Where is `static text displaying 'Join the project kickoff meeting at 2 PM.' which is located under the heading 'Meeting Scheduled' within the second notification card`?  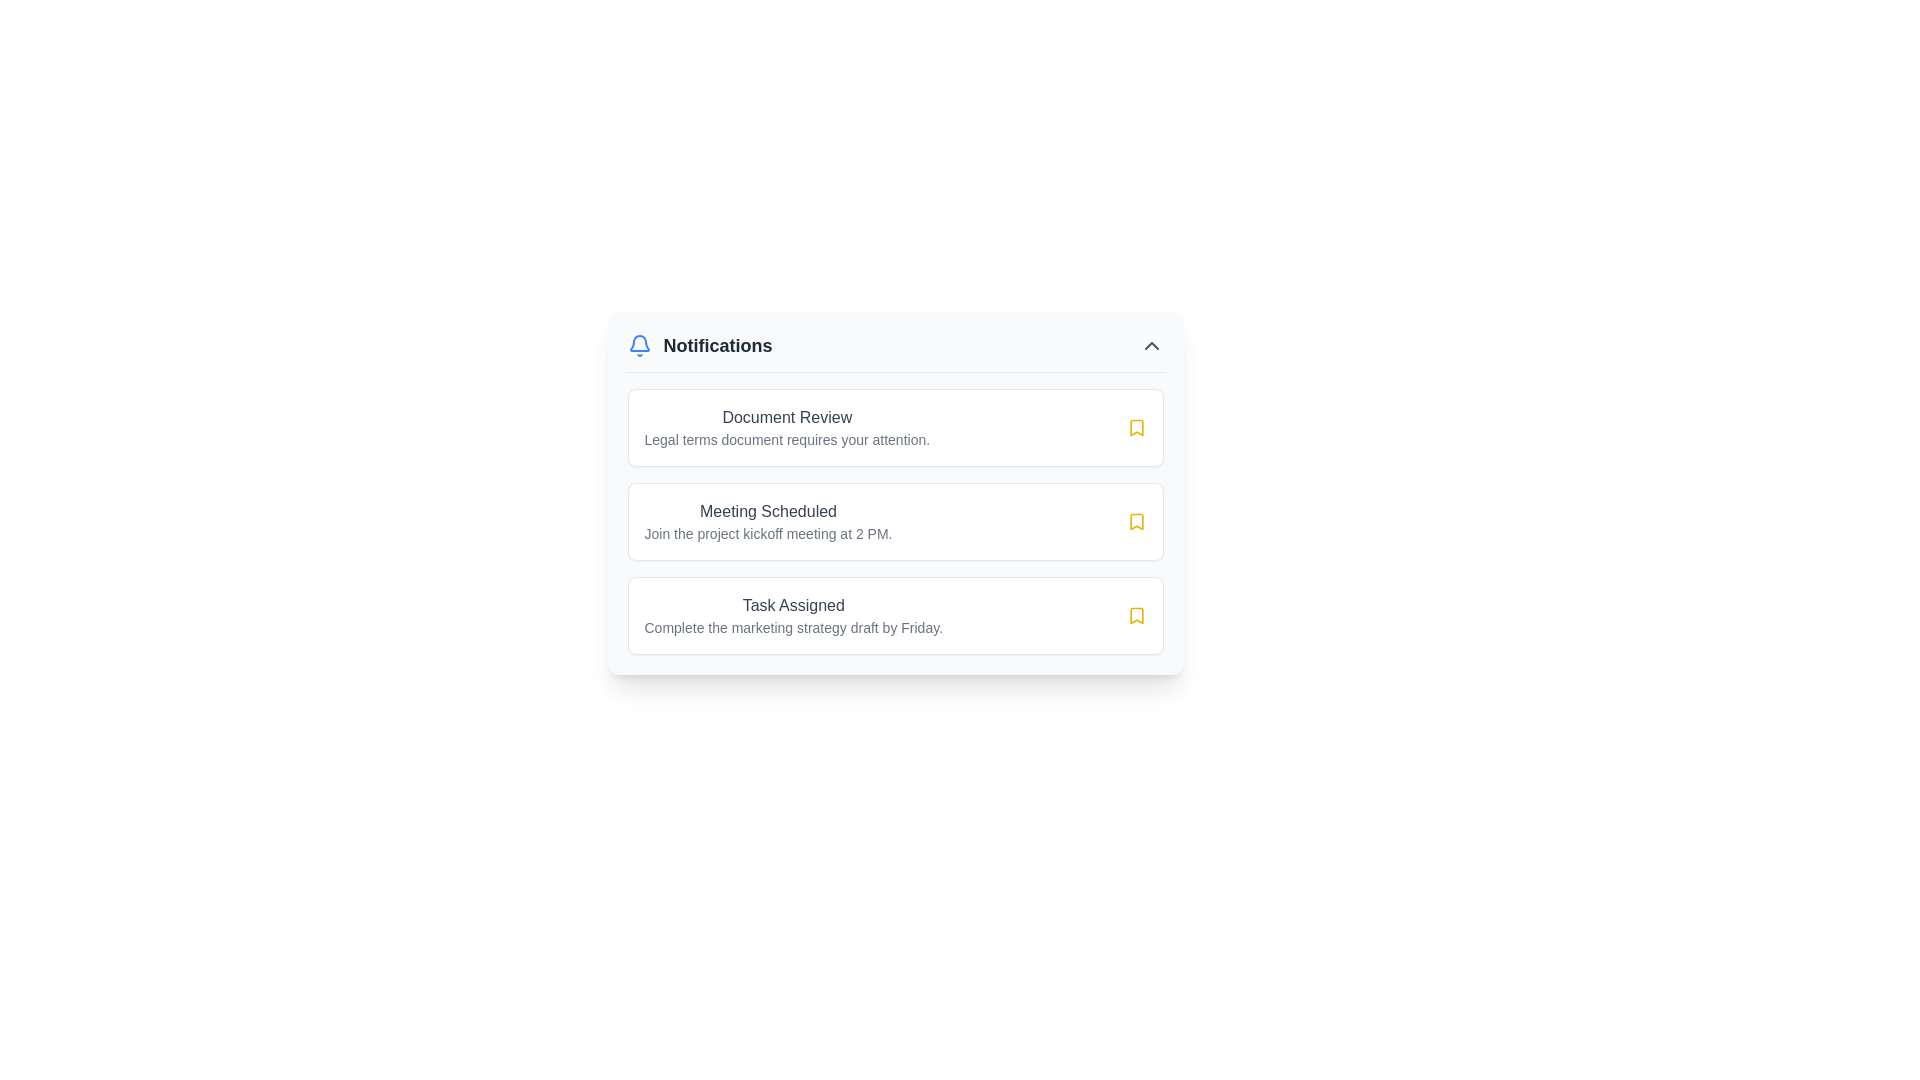 static text displaying 'Join the project kickoff meeting at 2 PM.' which is located under the heading 'Meeting Scheduled' within the second notification card is located at coordinates (767, 532).